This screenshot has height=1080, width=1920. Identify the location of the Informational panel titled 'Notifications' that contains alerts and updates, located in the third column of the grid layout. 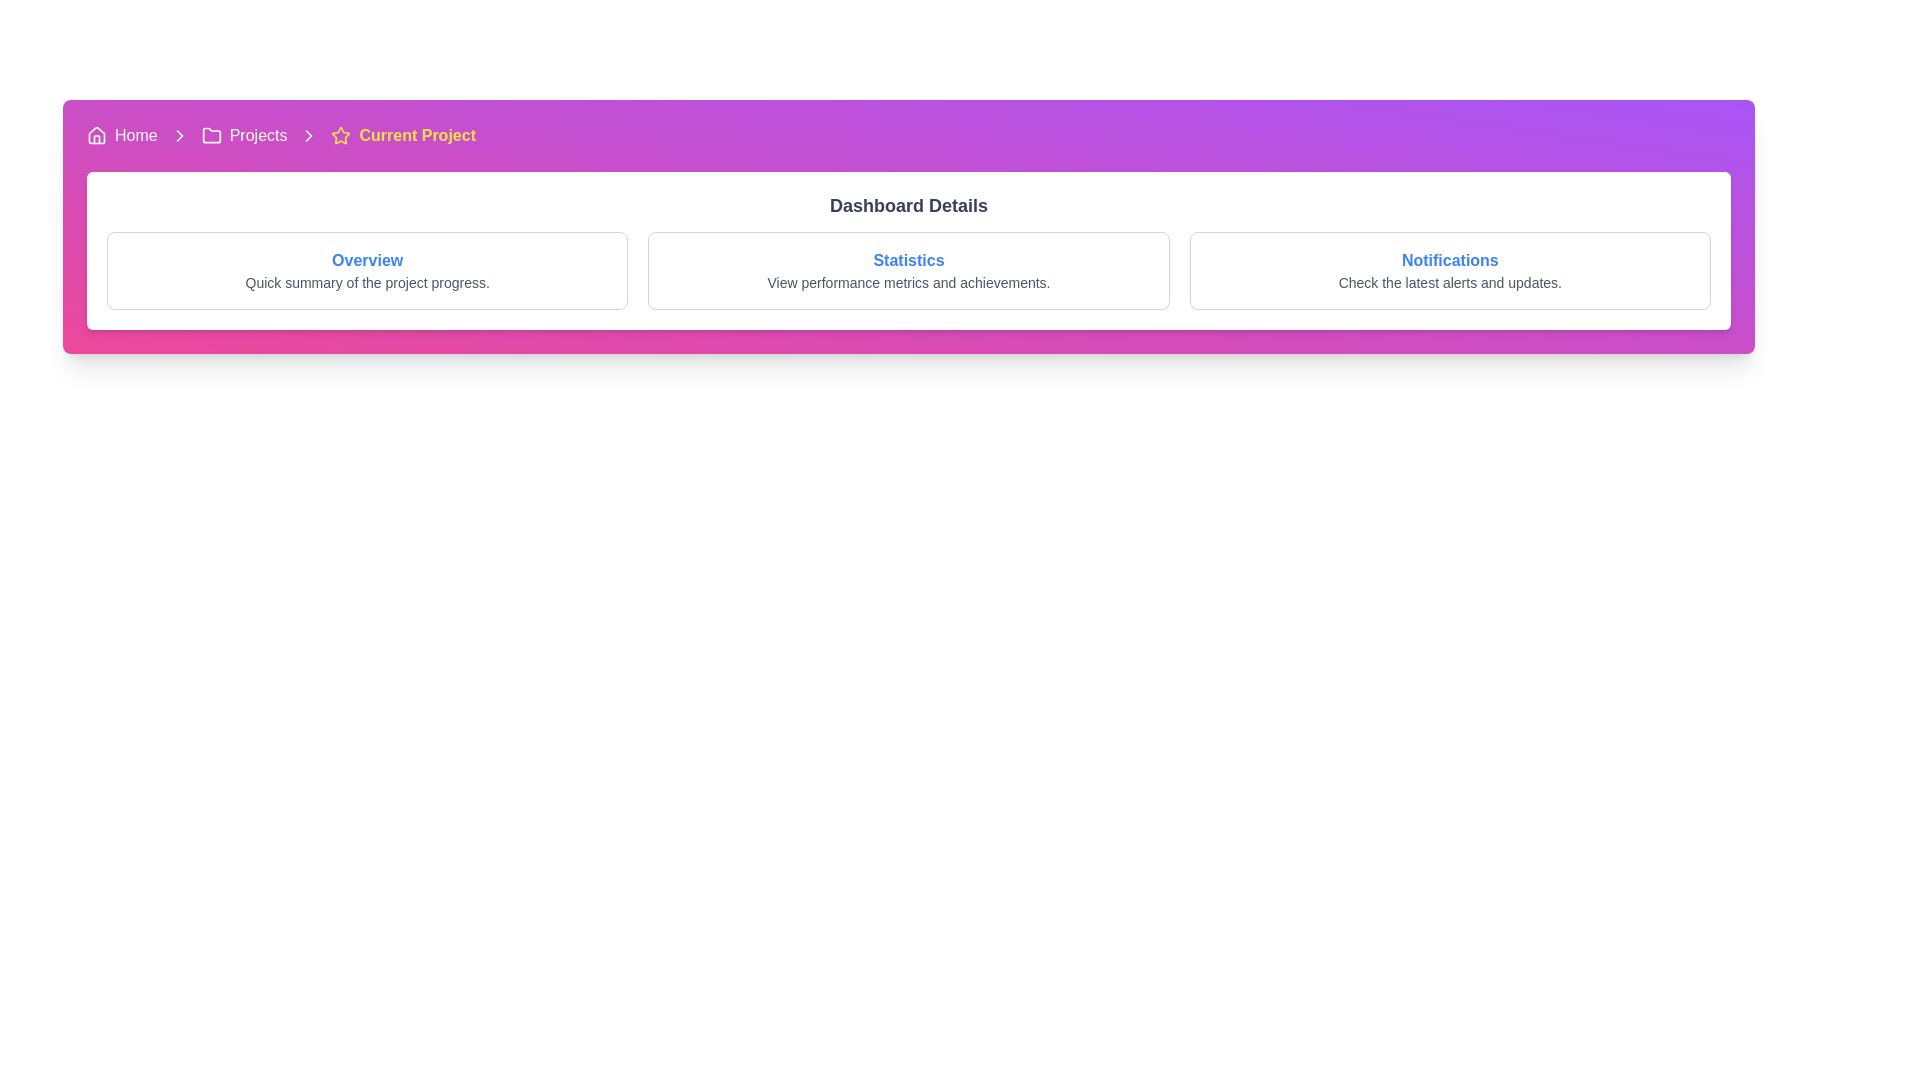
(1450, 270).